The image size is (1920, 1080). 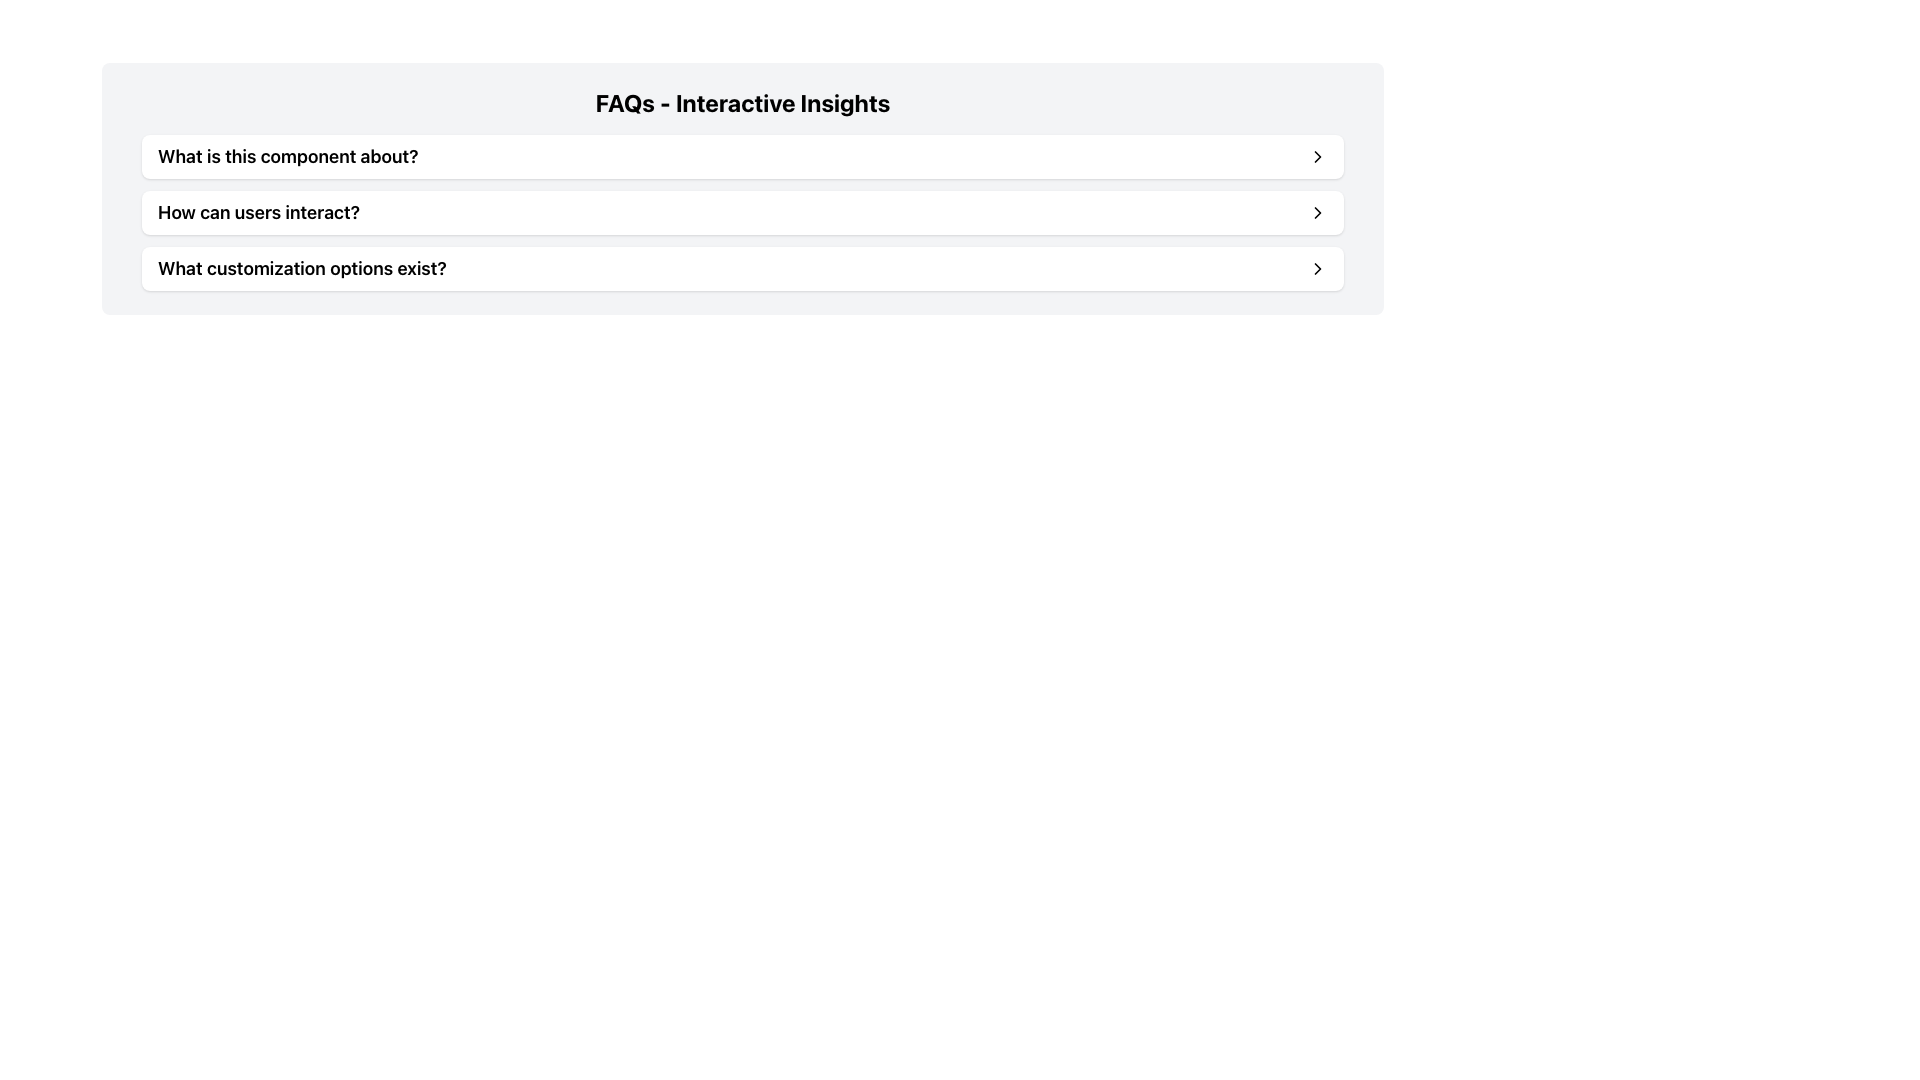 What do you see at coordinates (1318, 212) in the screenshot?
I see `the rightward-facing chevron SVG icon located within the button labeled 'How can users interact?'` at bounding box center [1318, 212].